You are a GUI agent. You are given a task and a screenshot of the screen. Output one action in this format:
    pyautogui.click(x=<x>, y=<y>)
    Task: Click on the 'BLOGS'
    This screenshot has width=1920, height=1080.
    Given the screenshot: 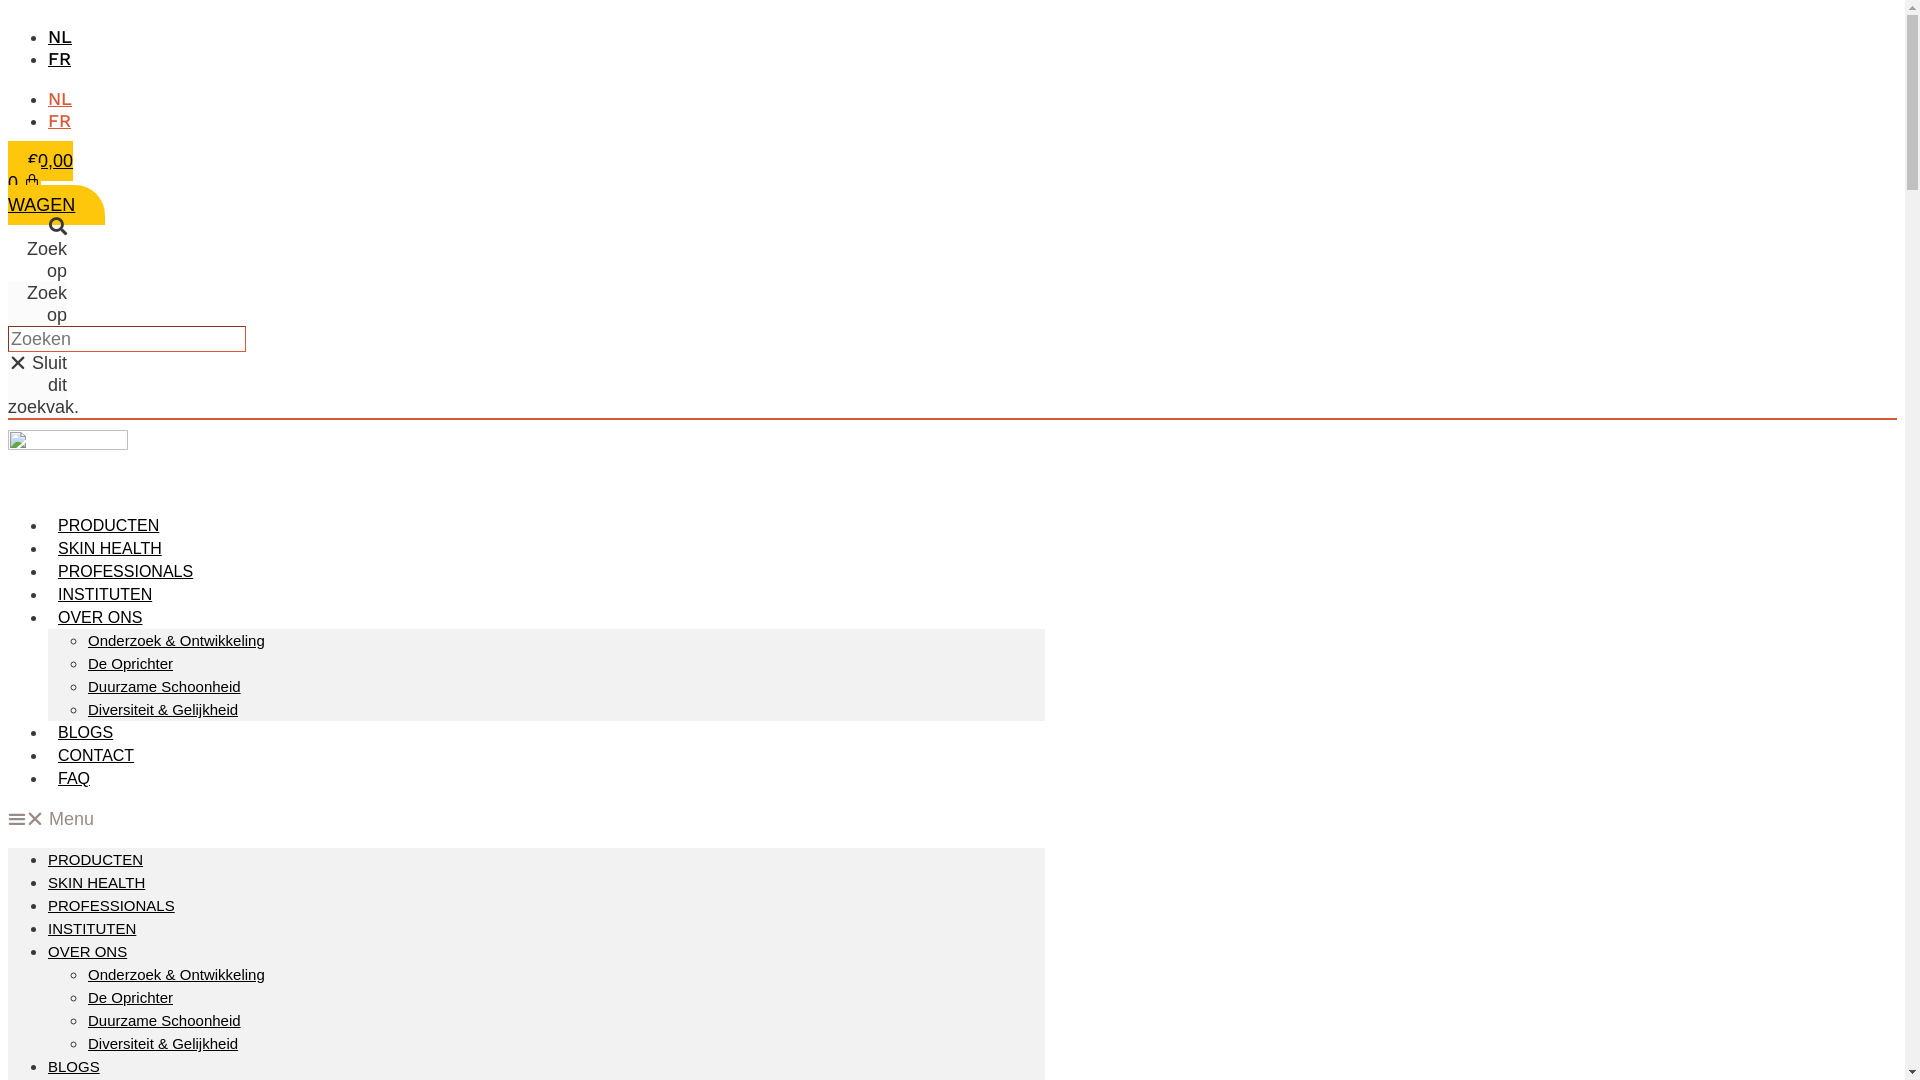 What is the action you would take?
    pyautogui.click(x=48, y=732)
    